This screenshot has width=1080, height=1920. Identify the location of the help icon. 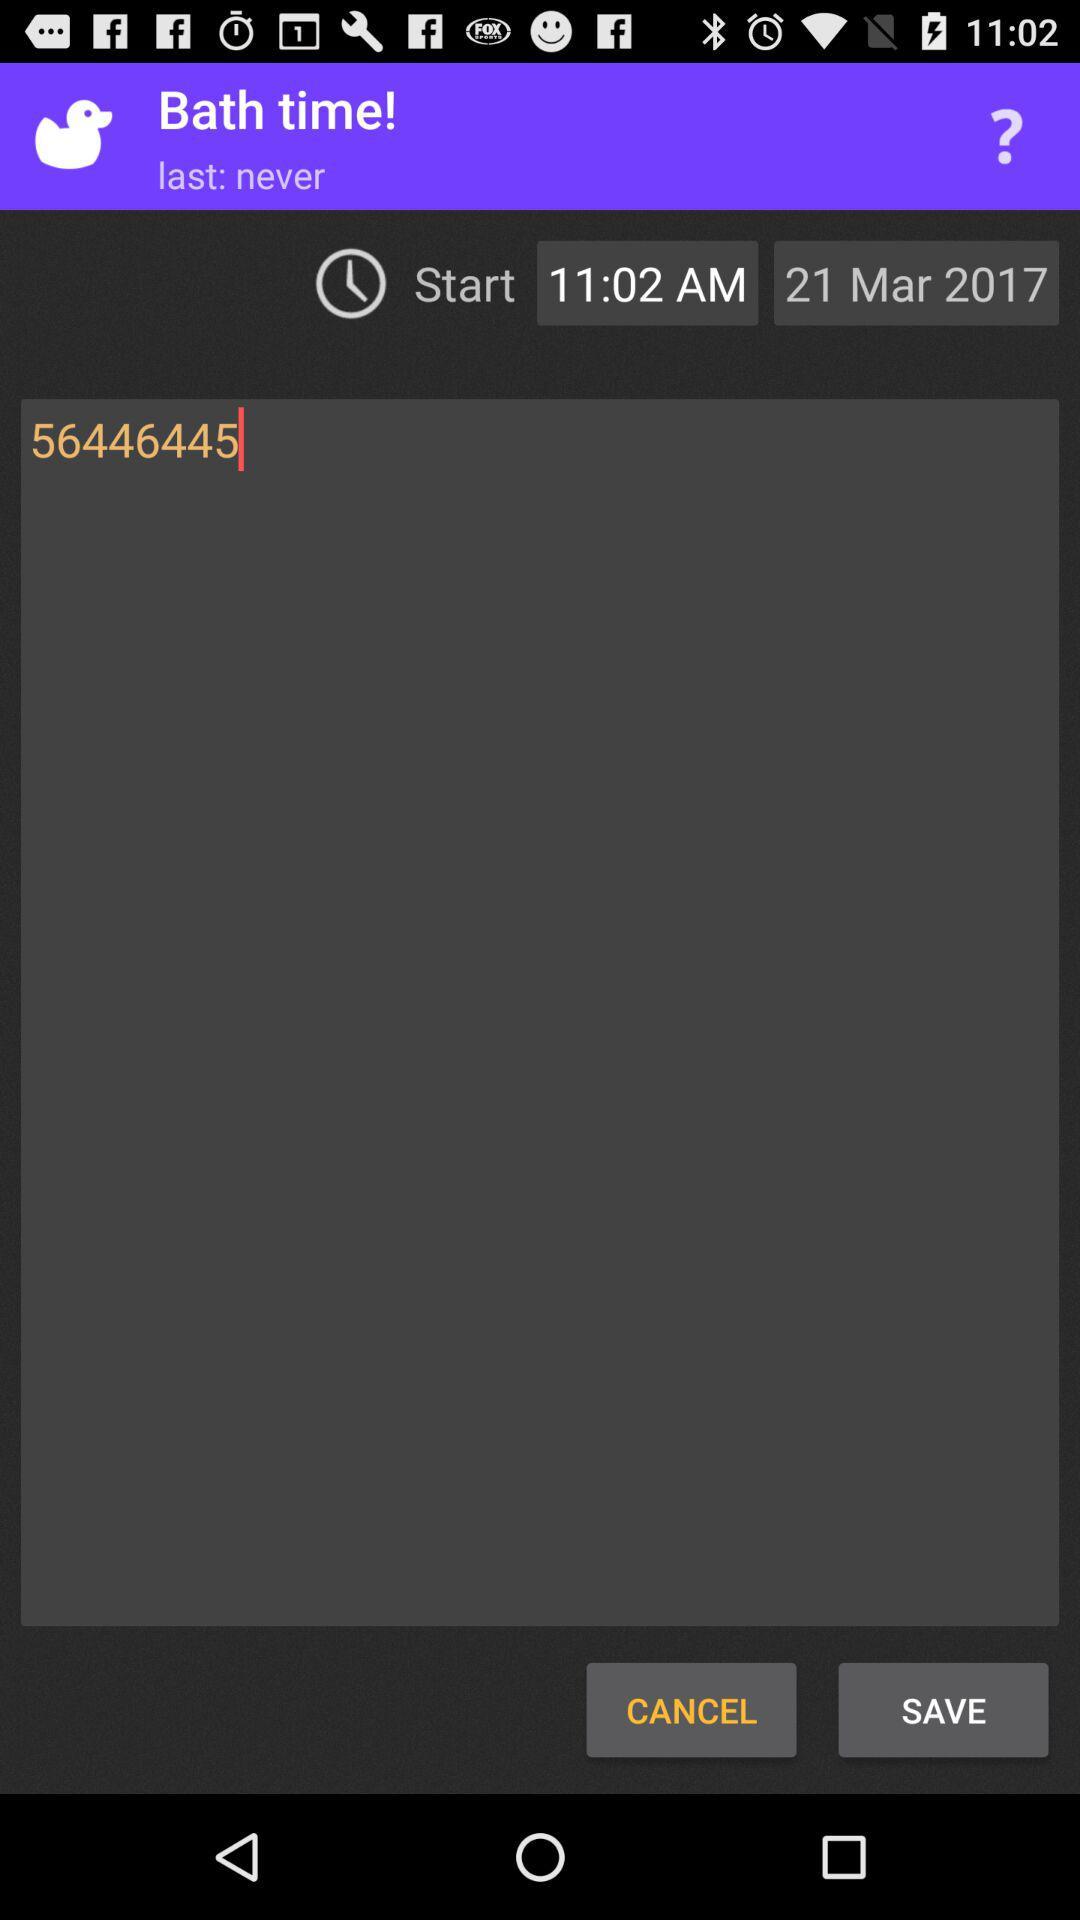
(1006, 145).